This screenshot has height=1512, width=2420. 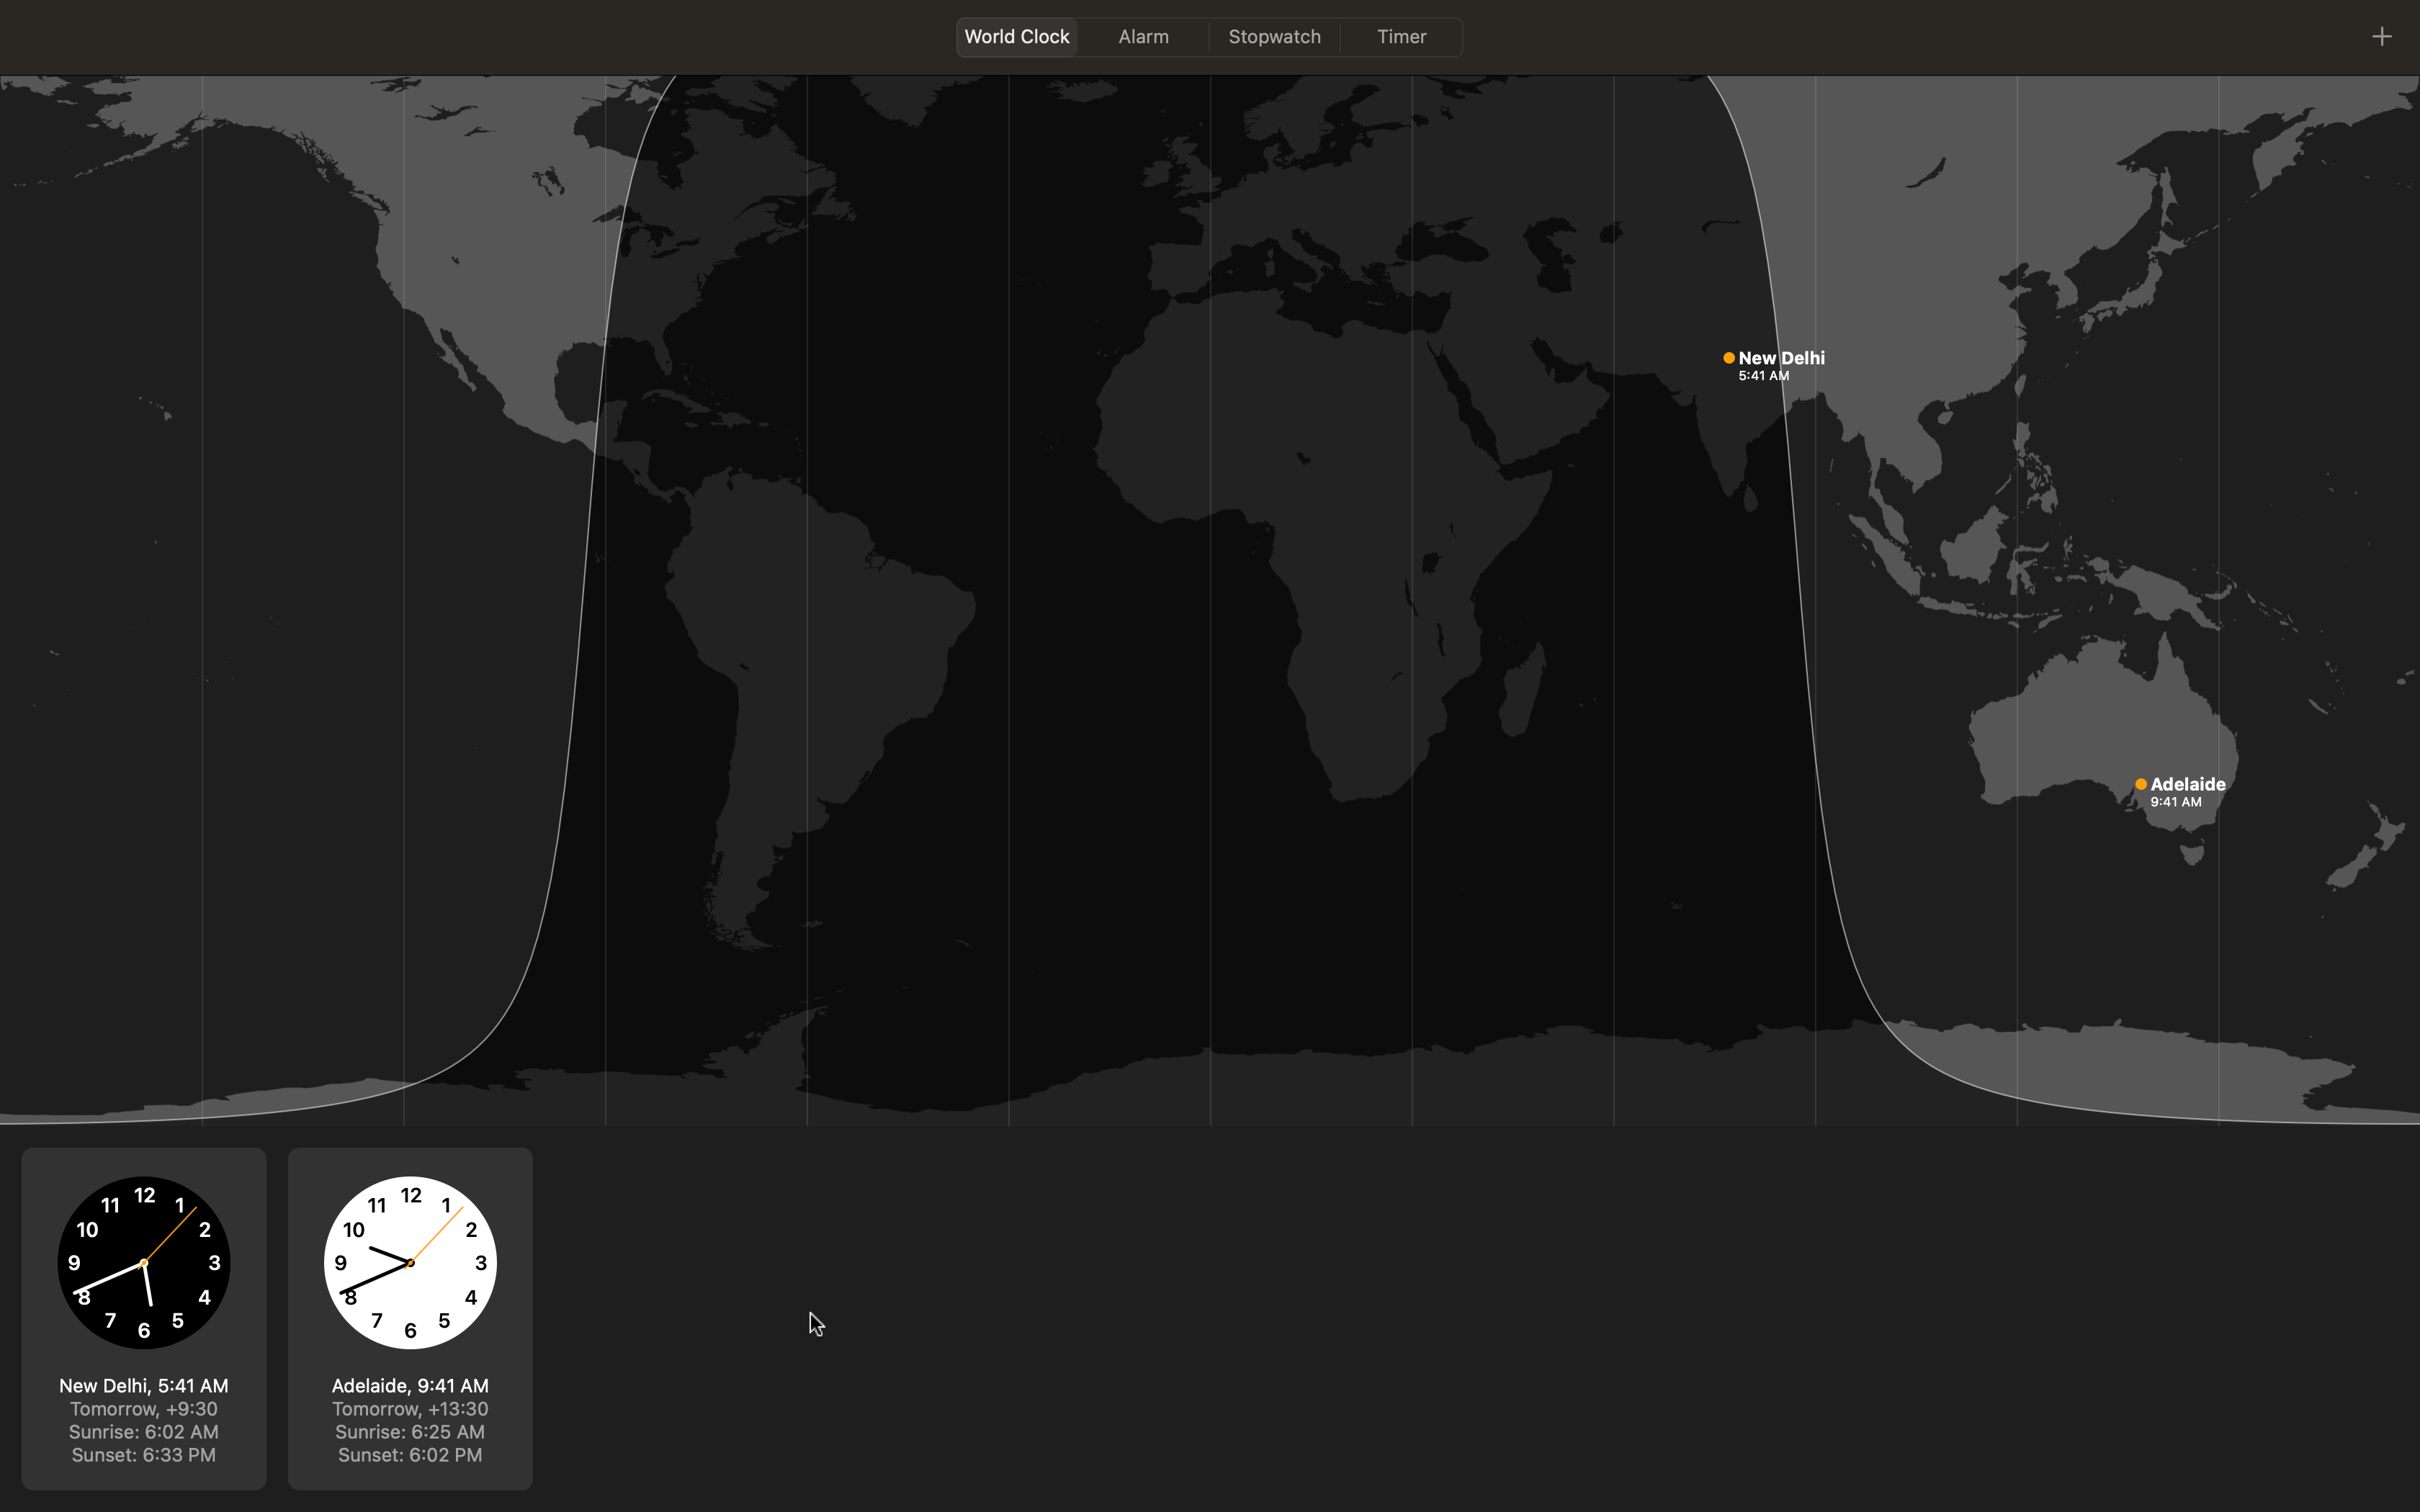 I want to click on Switch to world clock tab, so click(x=1016, y=35).